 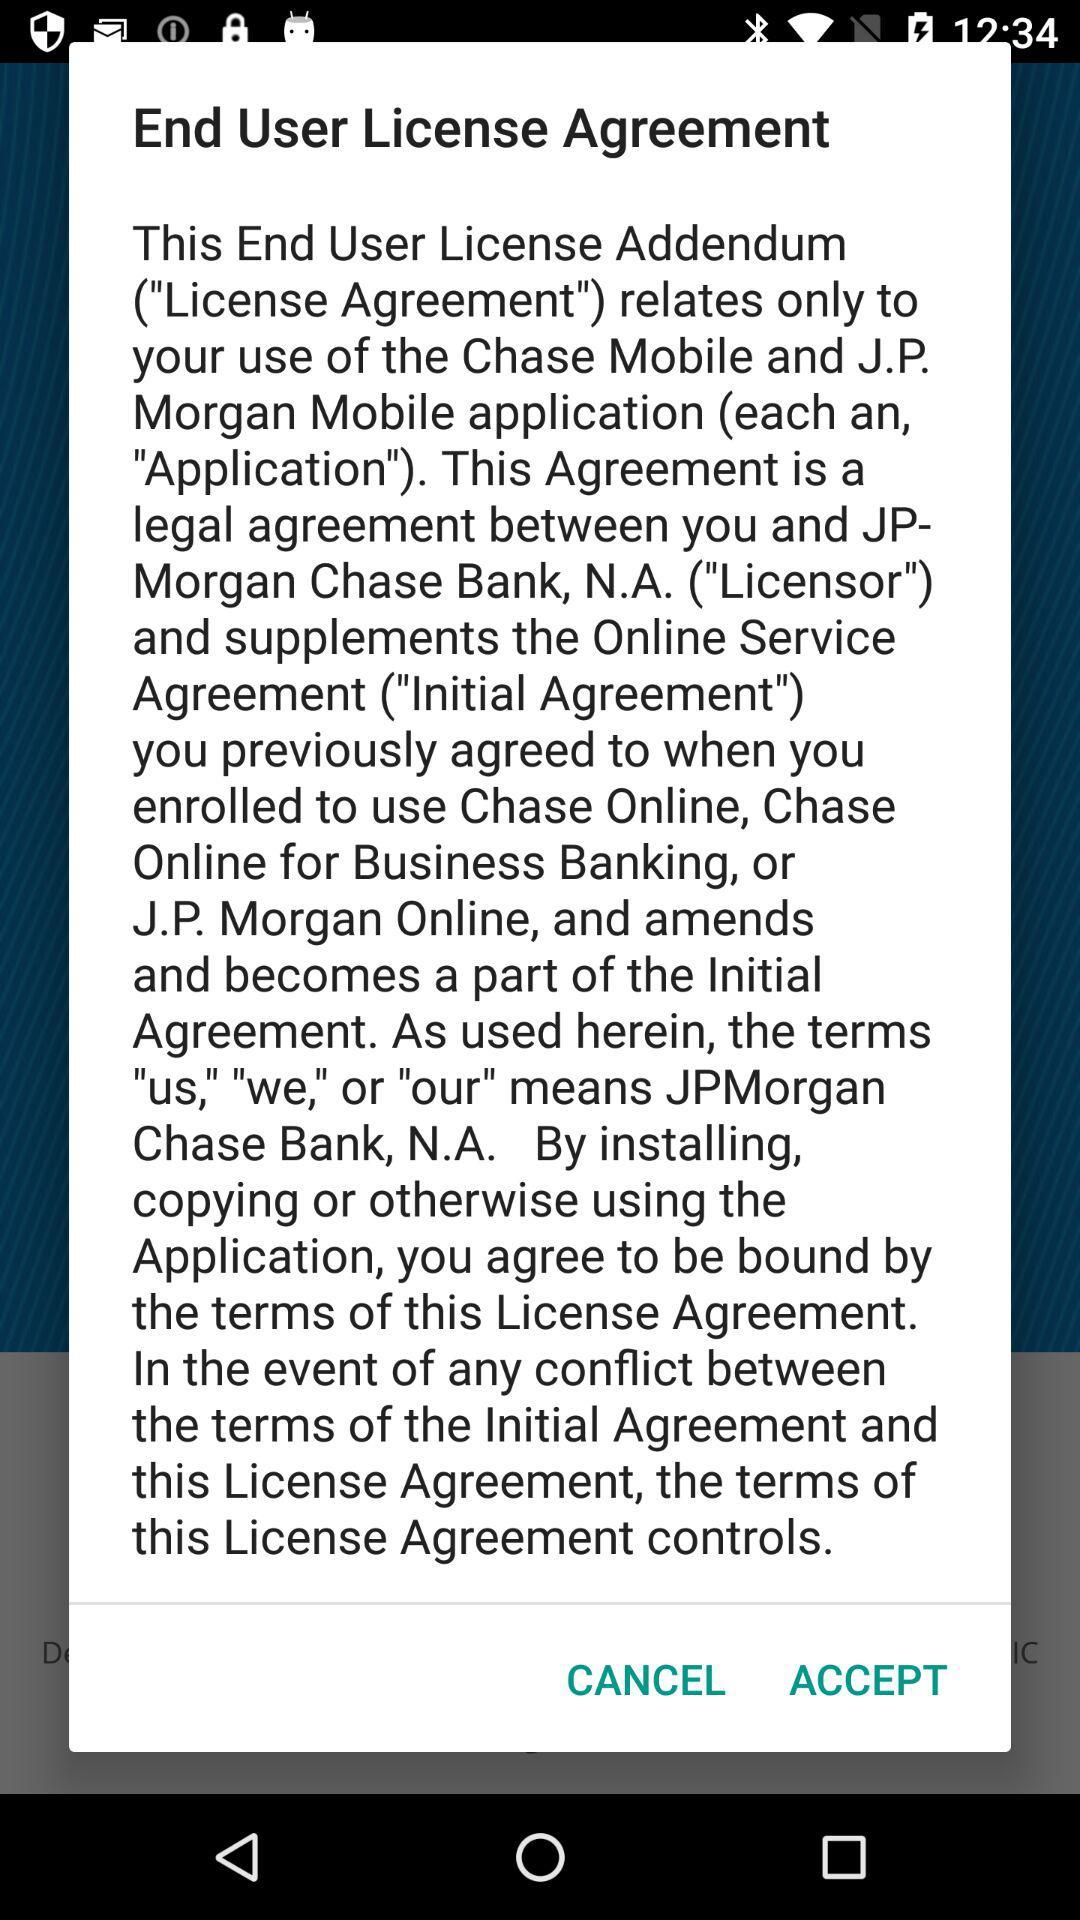 What do you see at coordinates (867, 1678) in the screenshot?
I see `accept button` at bounding box center [867, 1678].